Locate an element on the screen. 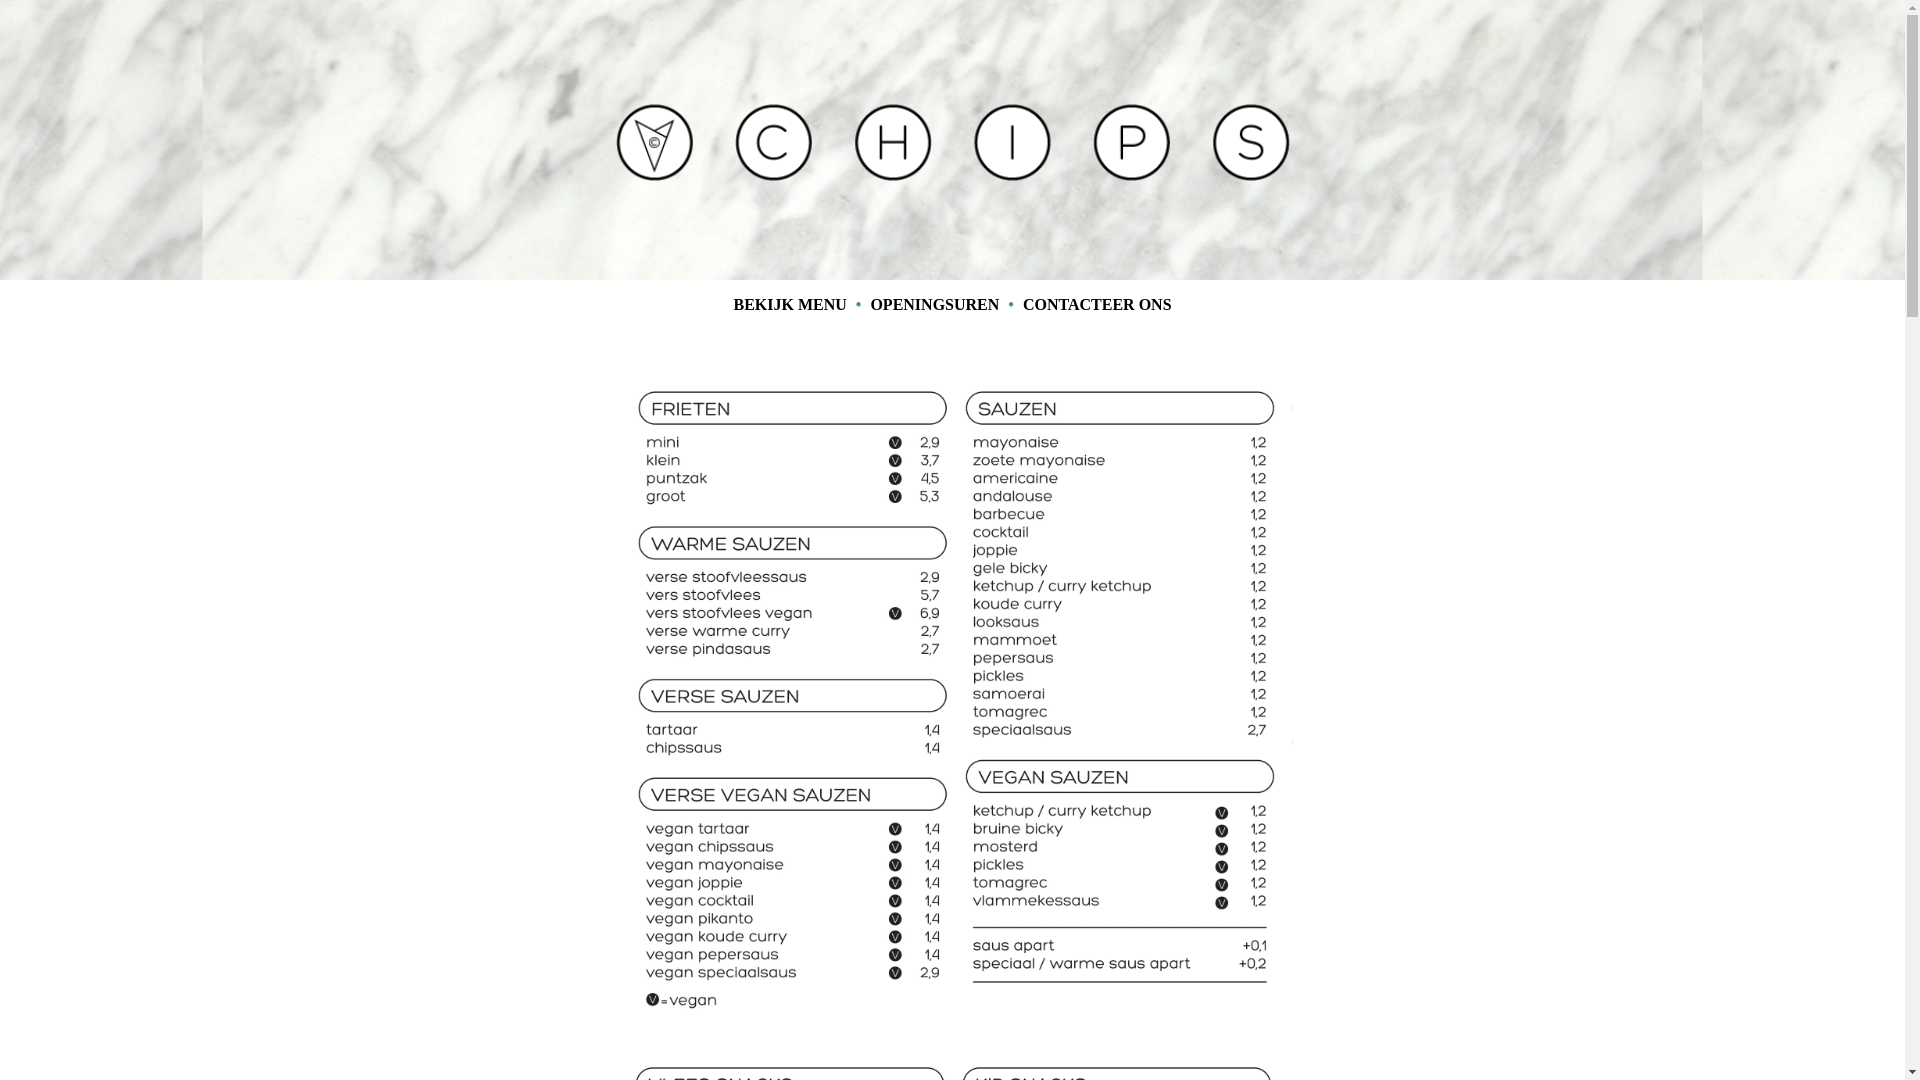 The height and width of the screenshot is (1080, 1920). 'BEKIJK MENU' is located at coordinates (788, 304).